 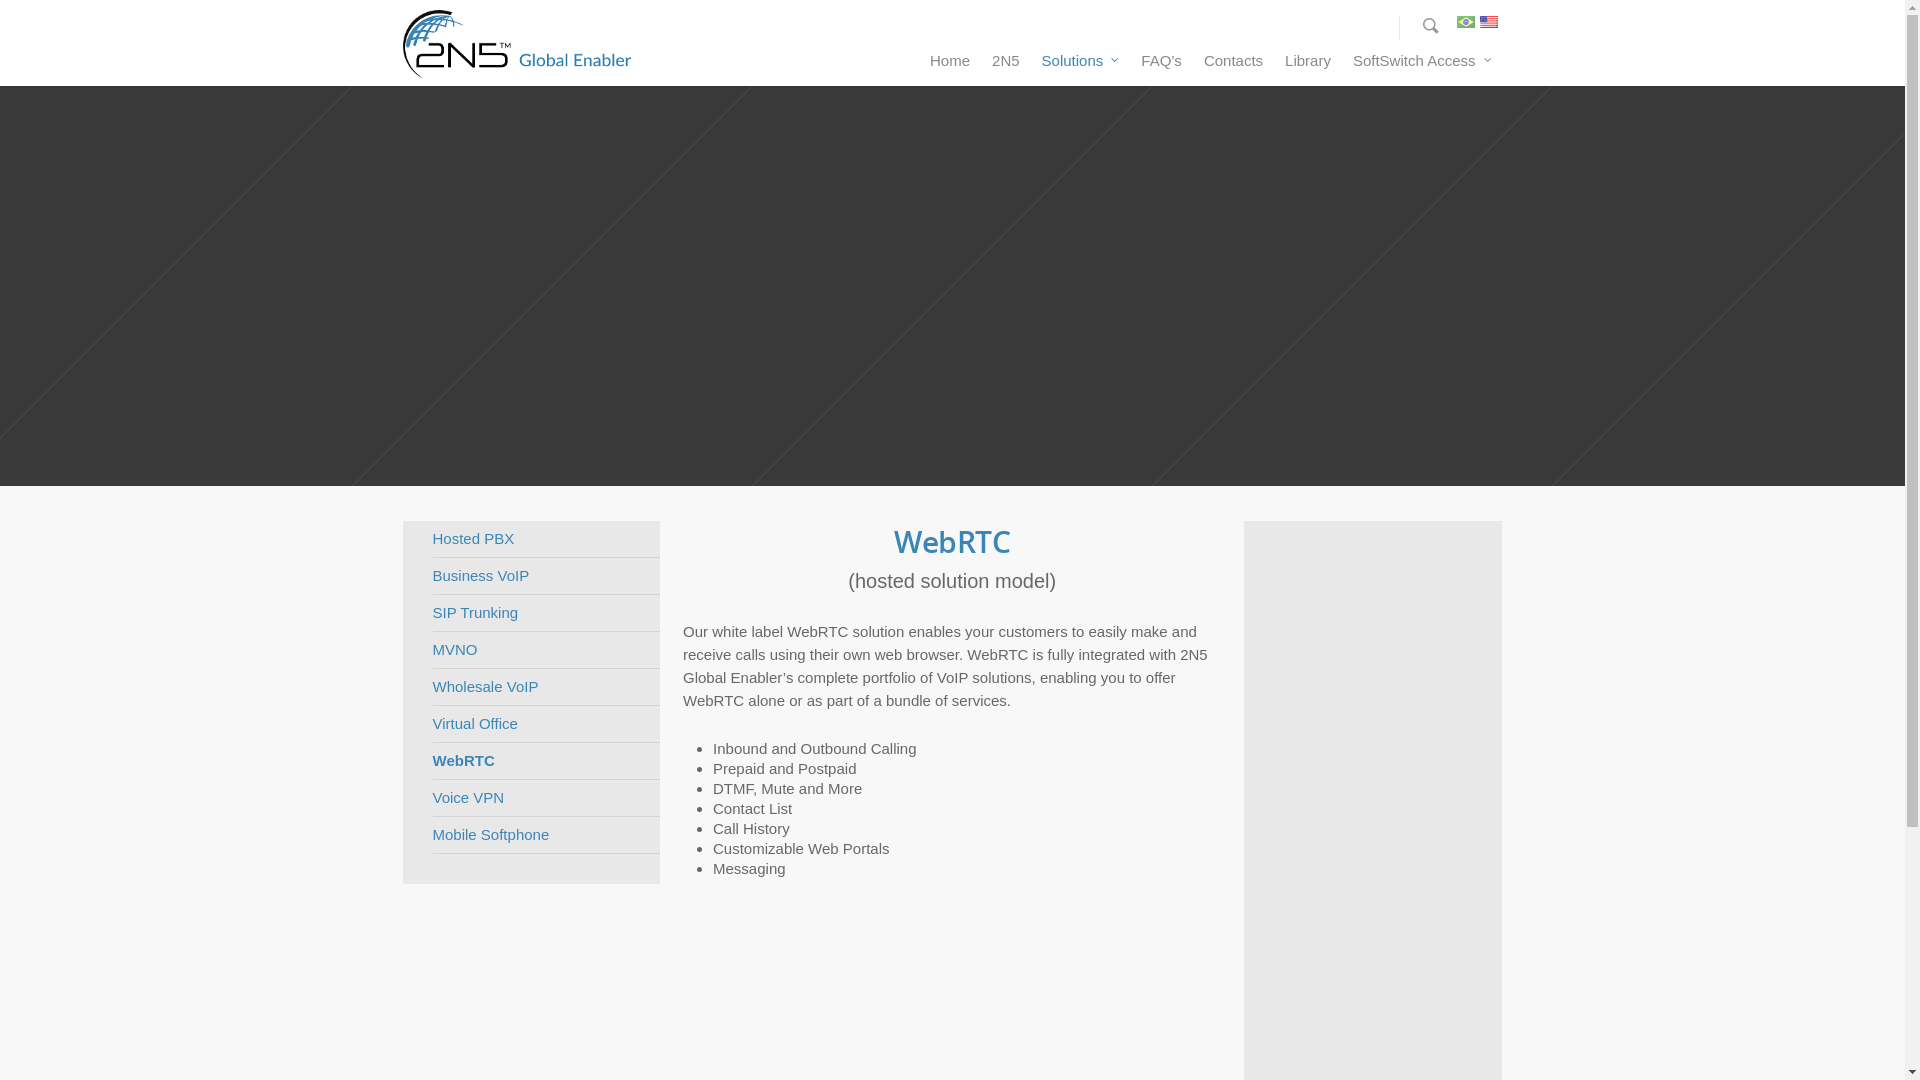 I want to click on 'SIP Trunking', so click(x=545, y=612).